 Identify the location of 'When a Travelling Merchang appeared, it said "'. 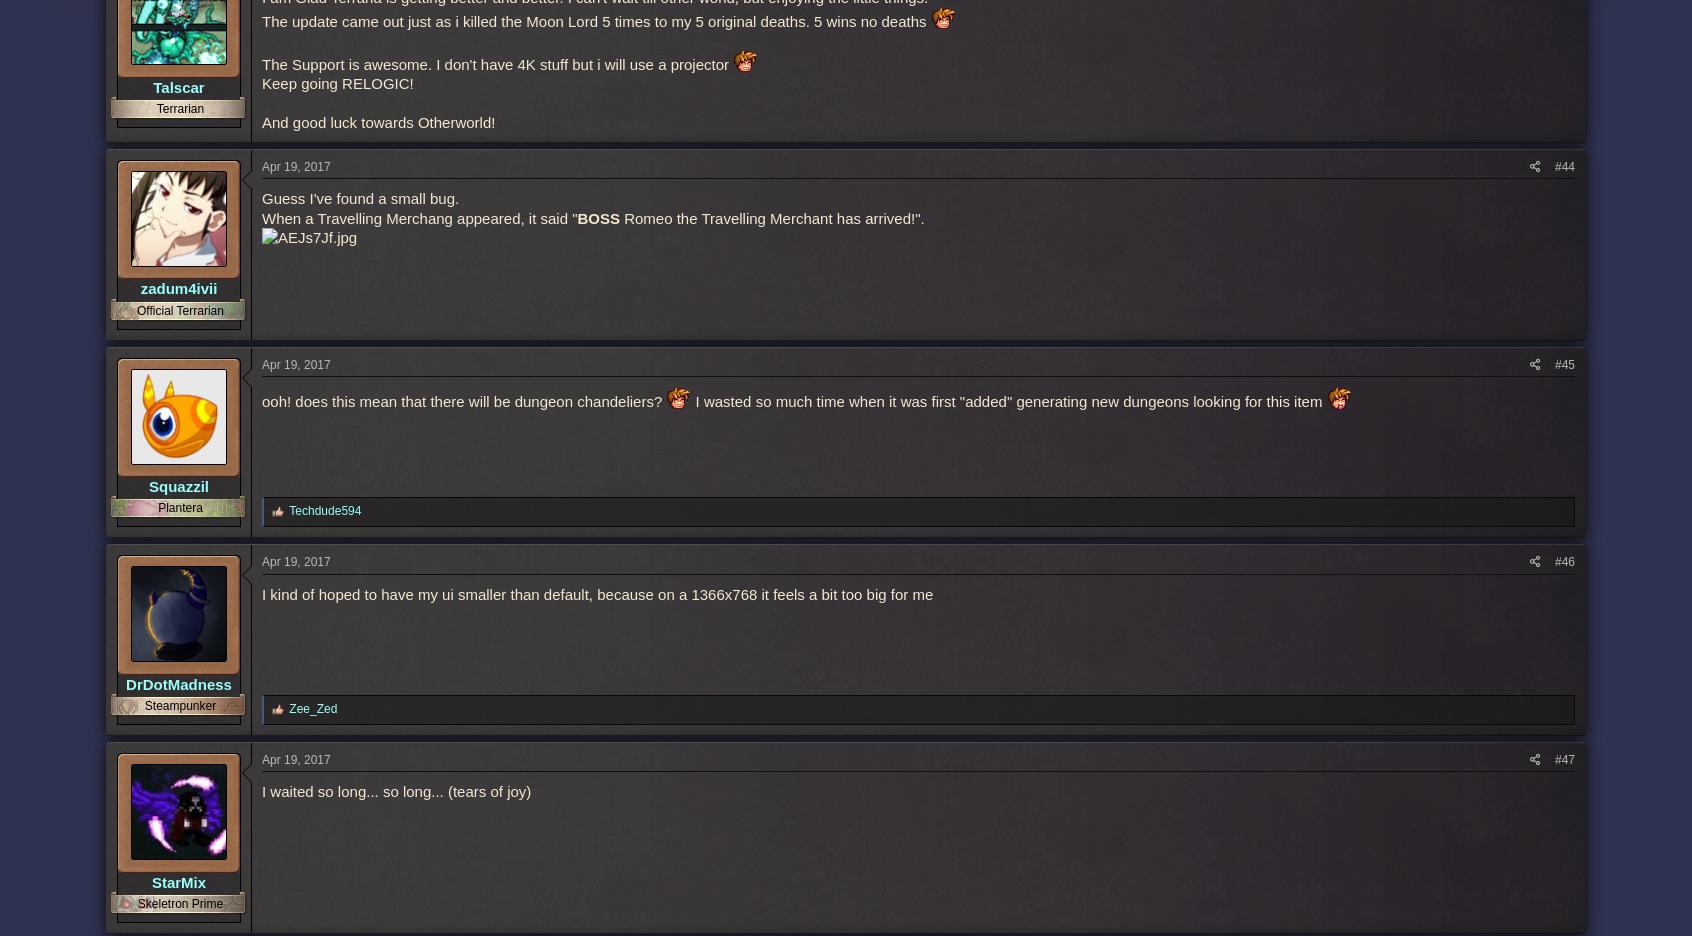
(261, 217).